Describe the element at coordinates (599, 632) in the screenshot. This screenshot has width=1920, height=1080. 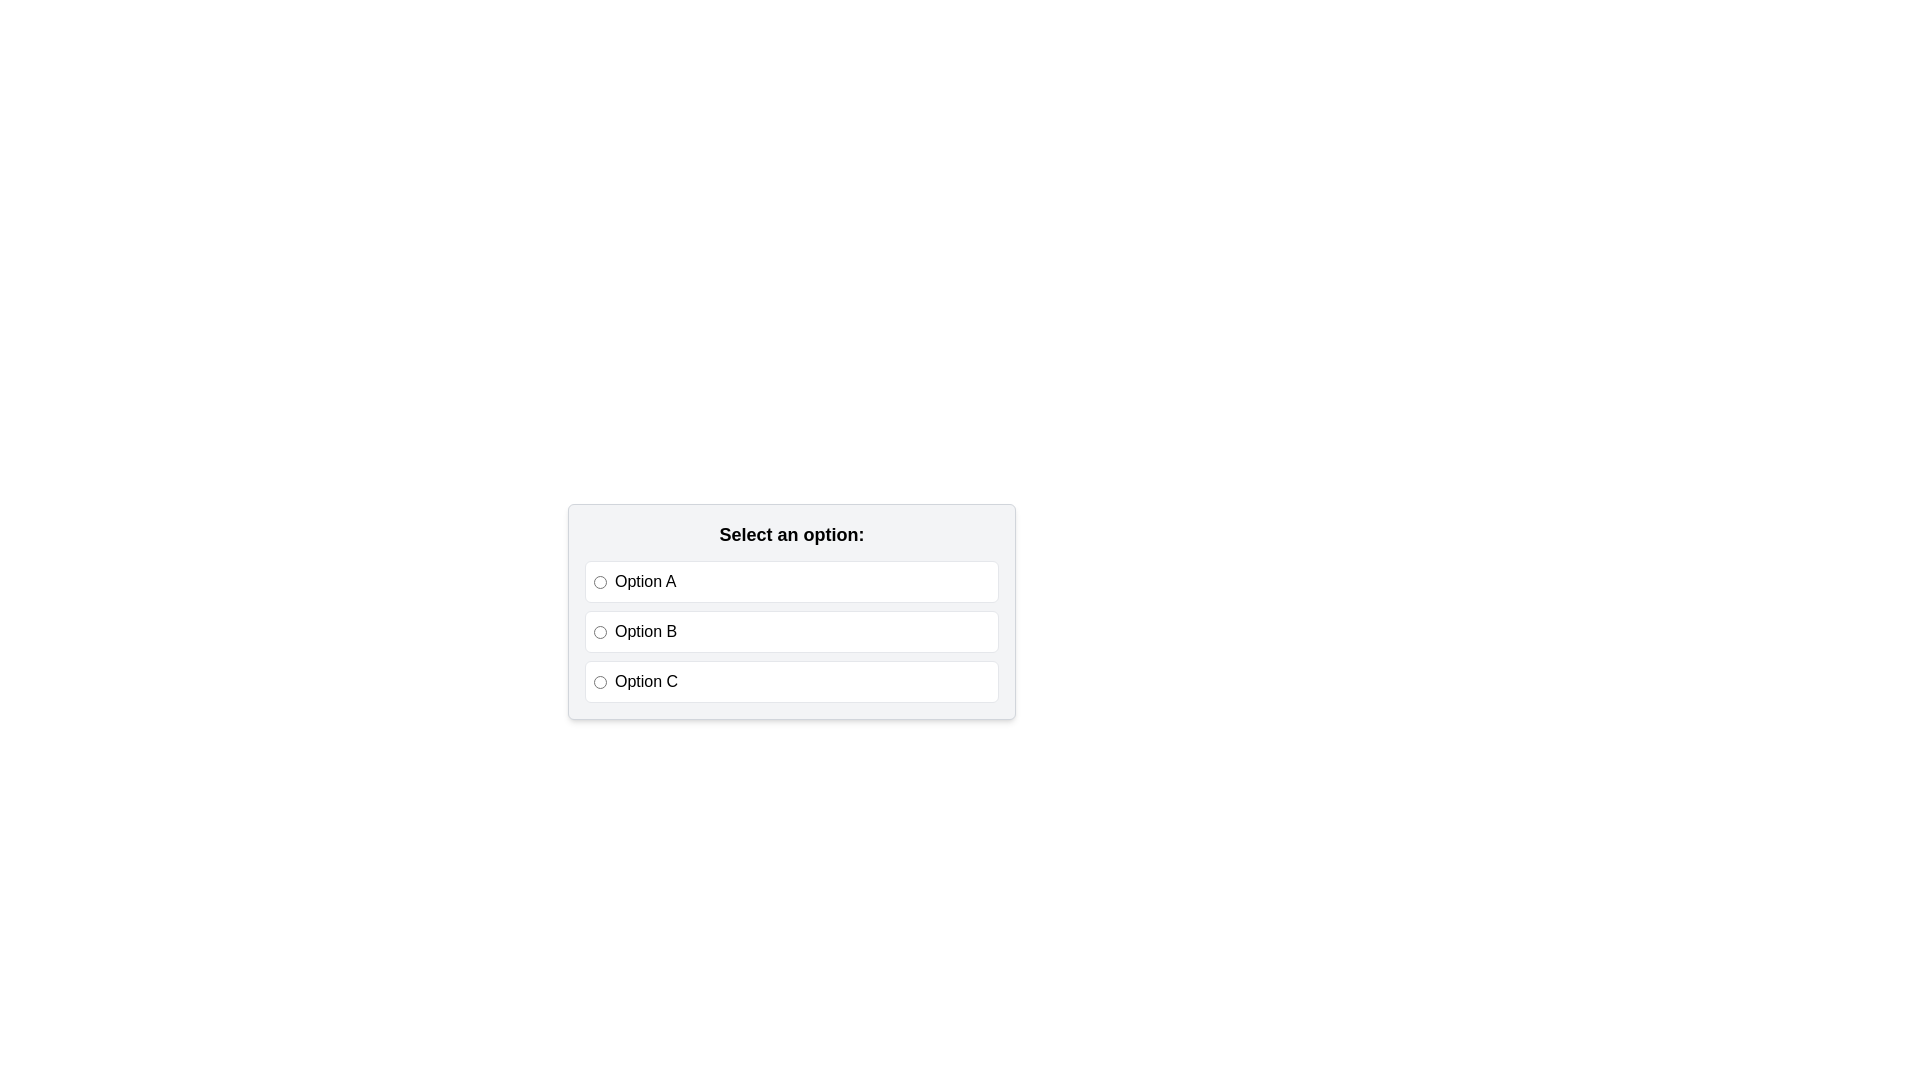
I see `the radio button for 'Option B'` at that location.